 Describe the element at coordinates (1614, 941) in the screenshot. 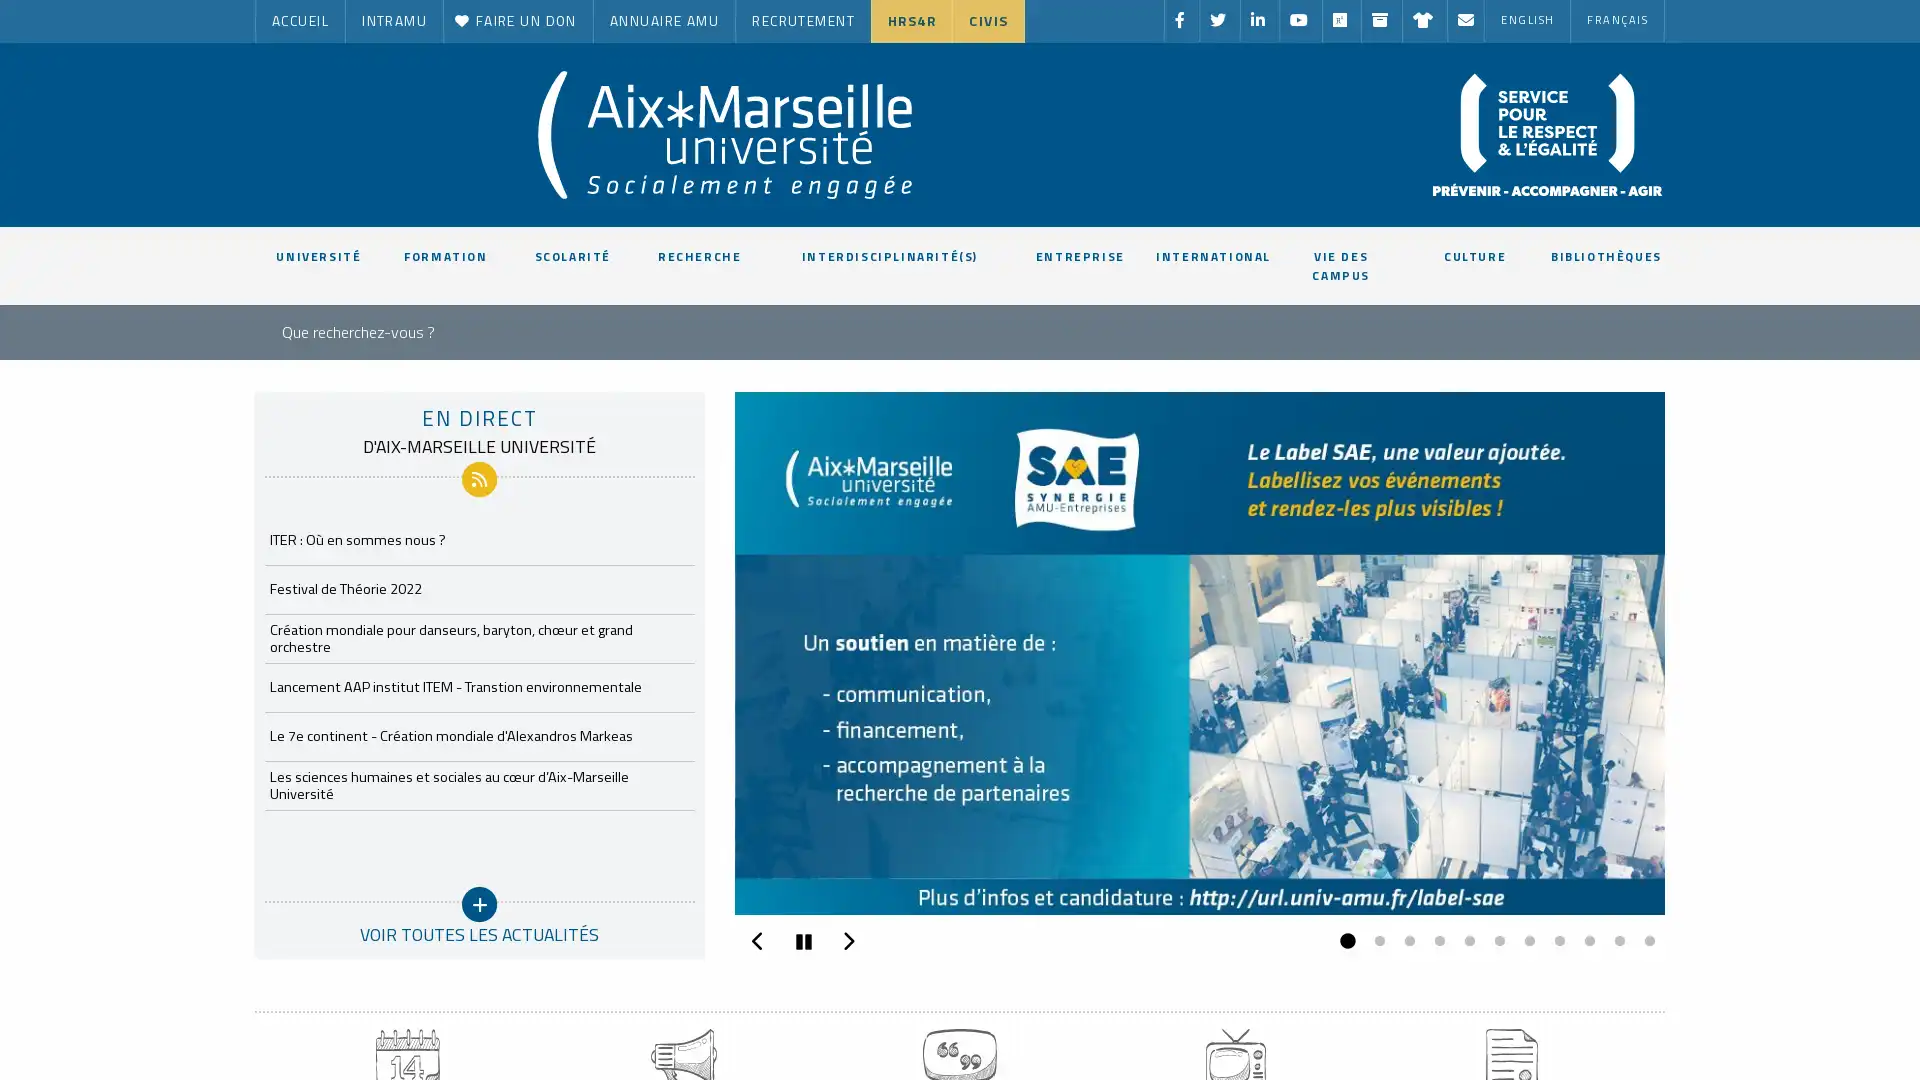

I see `Go to slide 10` at that location.